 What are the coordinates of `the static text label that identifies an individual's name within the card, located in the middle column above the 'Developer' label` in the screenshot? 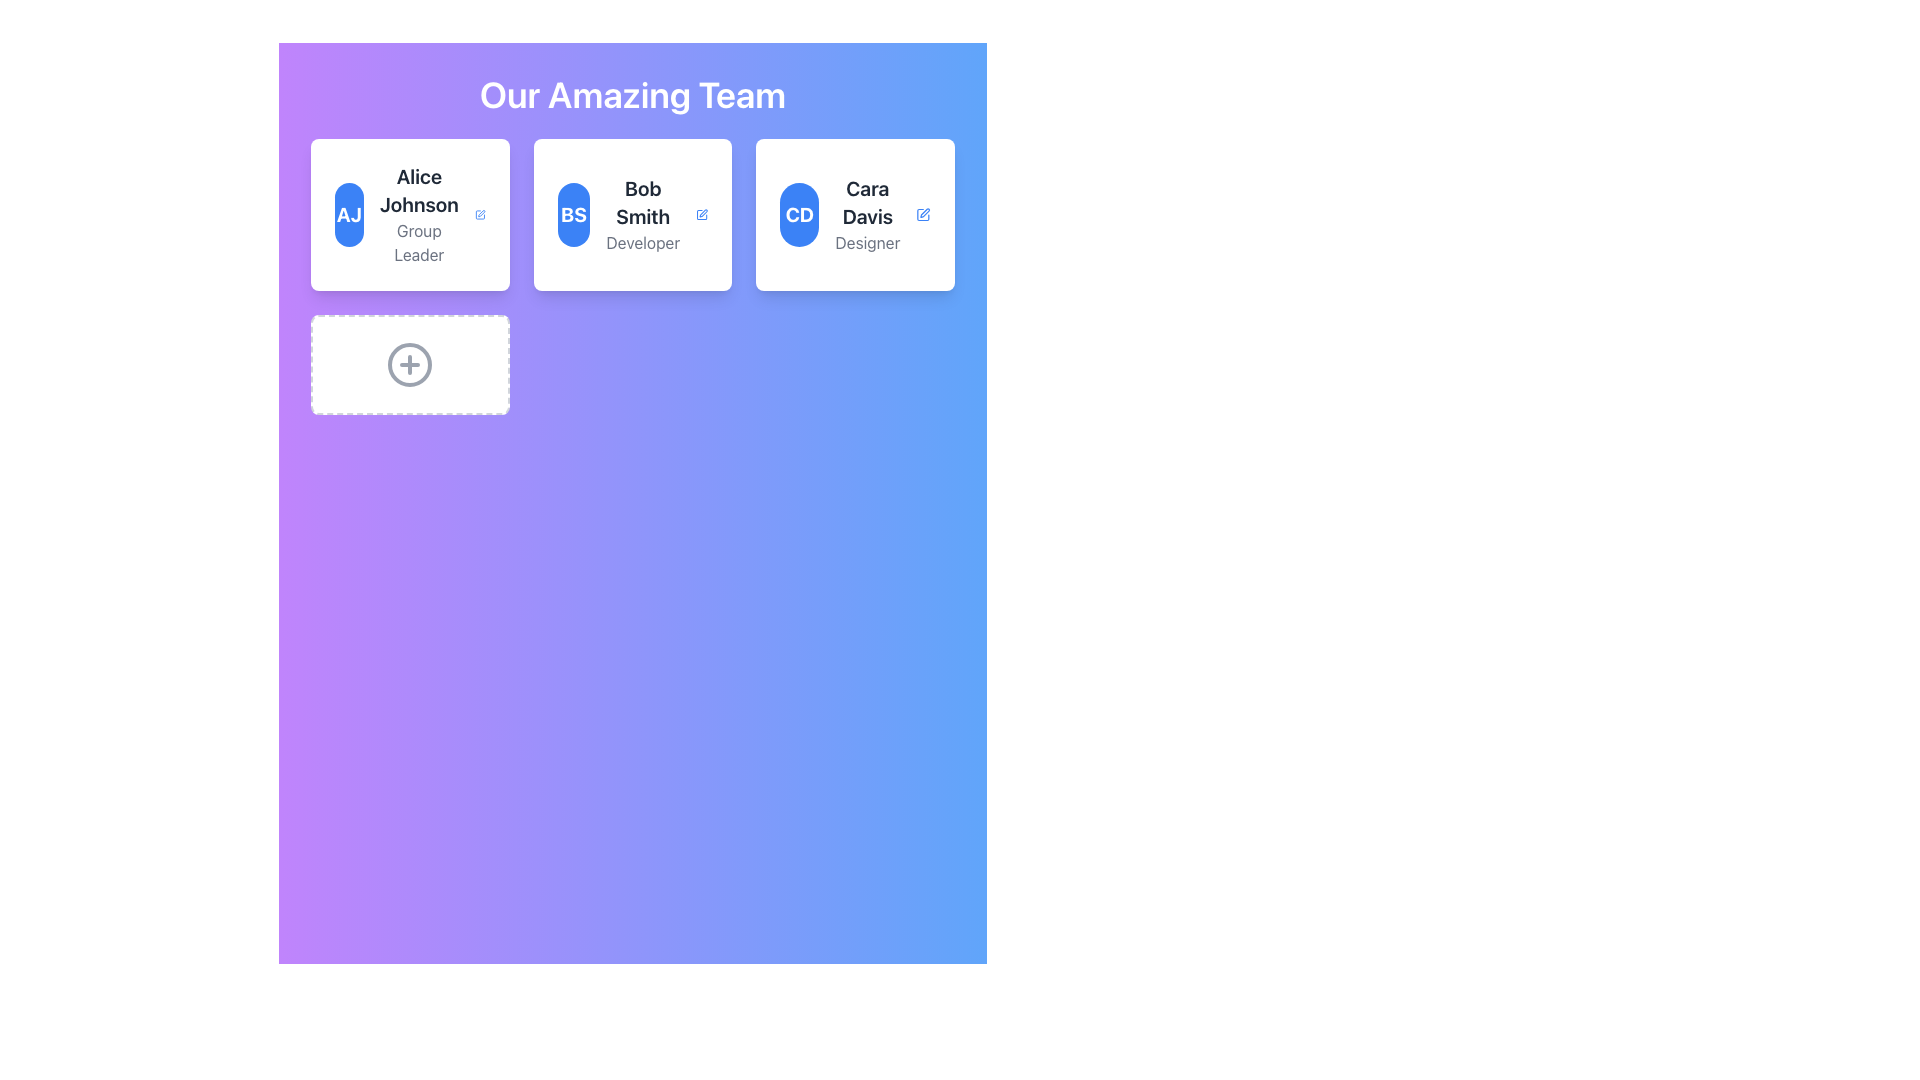 It's located at (643, 203).